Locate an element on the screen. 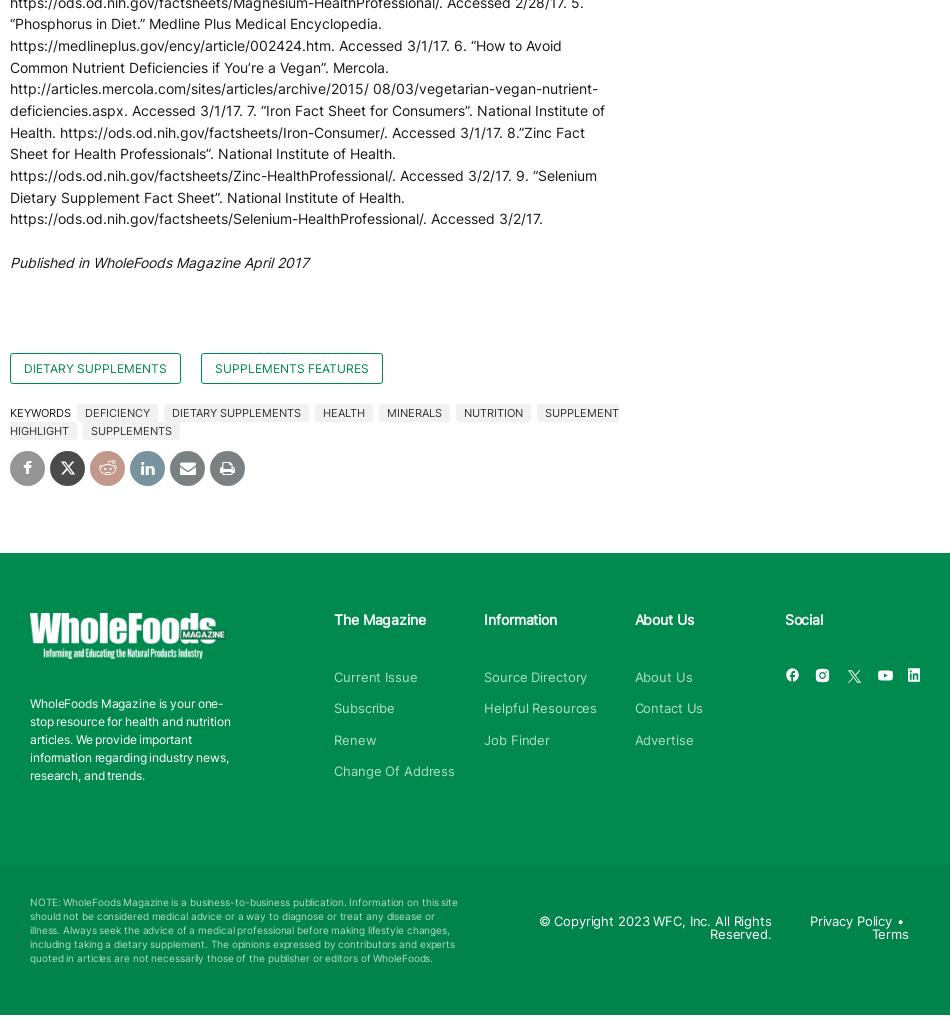  'dietary supplements' is located at coordinates (172, 412).